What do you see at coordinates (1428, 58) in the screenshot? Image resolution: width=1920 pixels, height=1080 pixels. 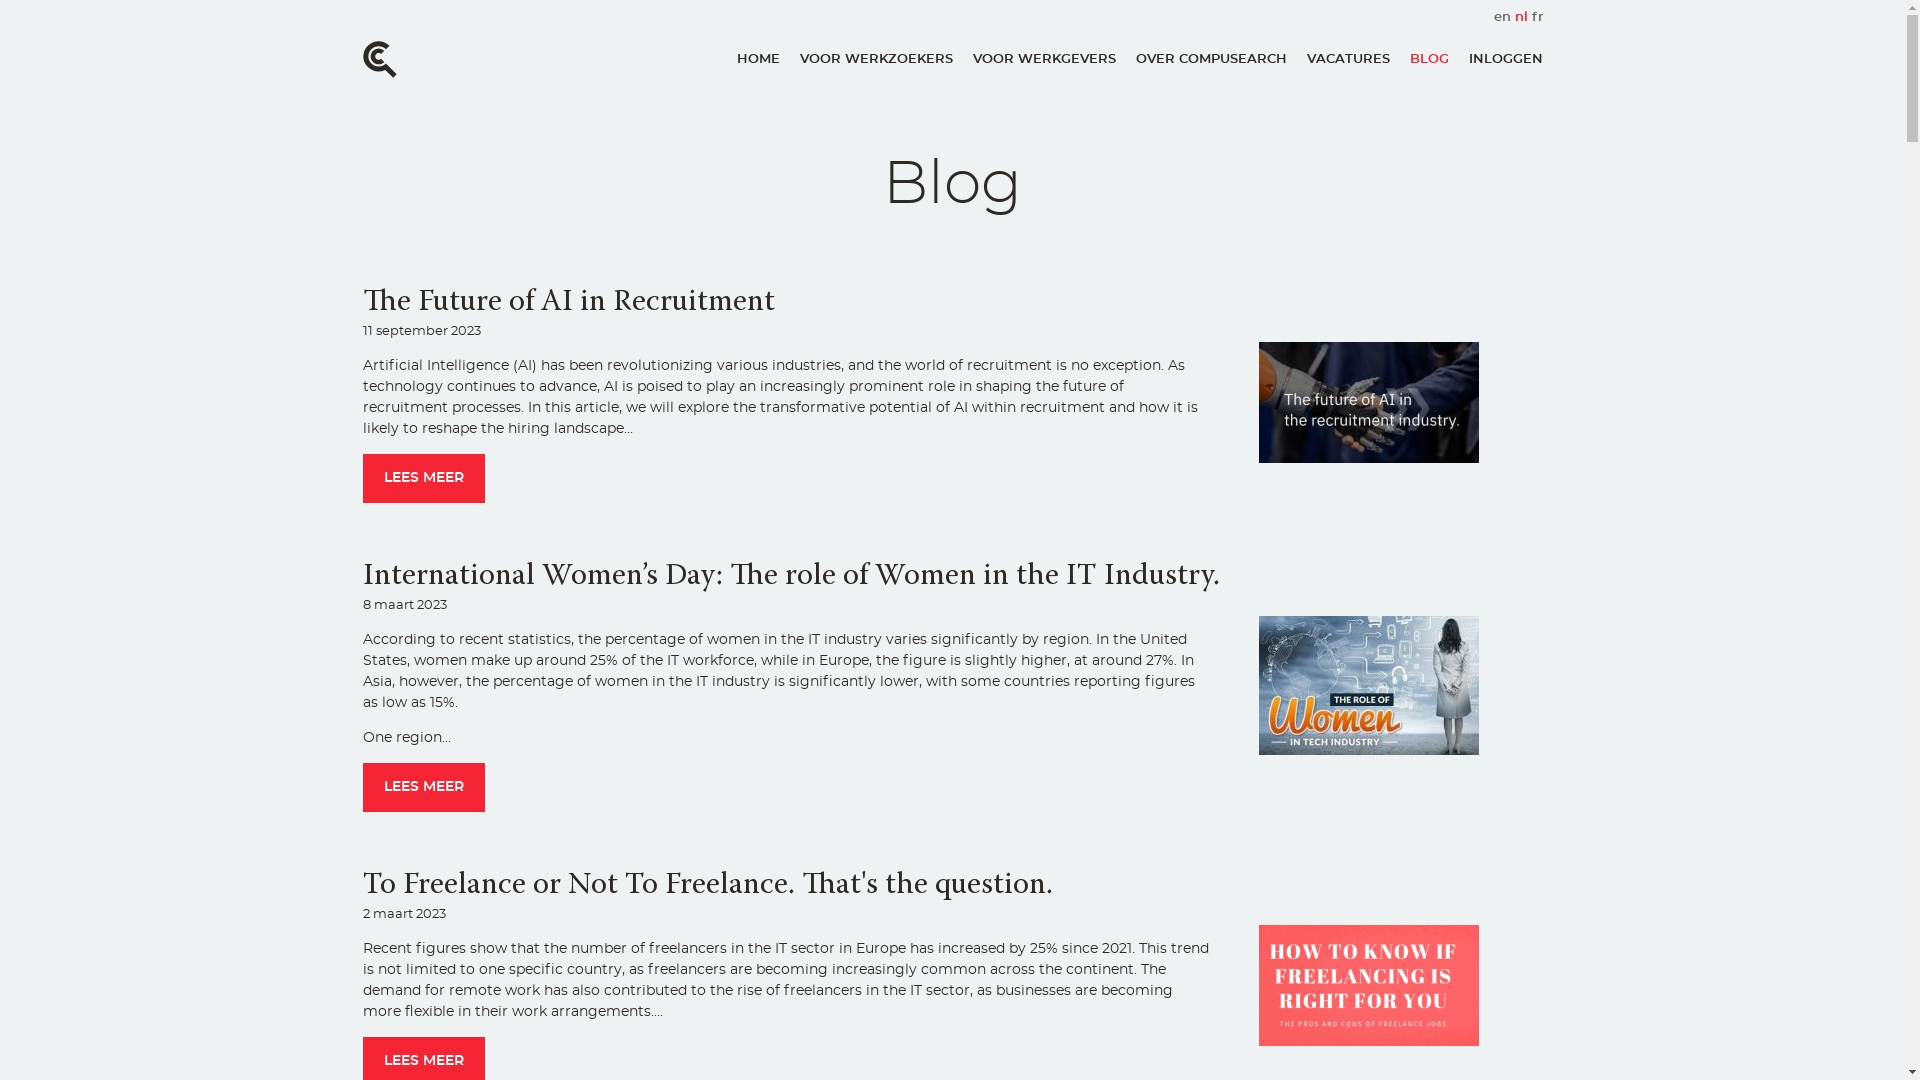 I see `'BLOG'` at bounding box center [1428, 58].